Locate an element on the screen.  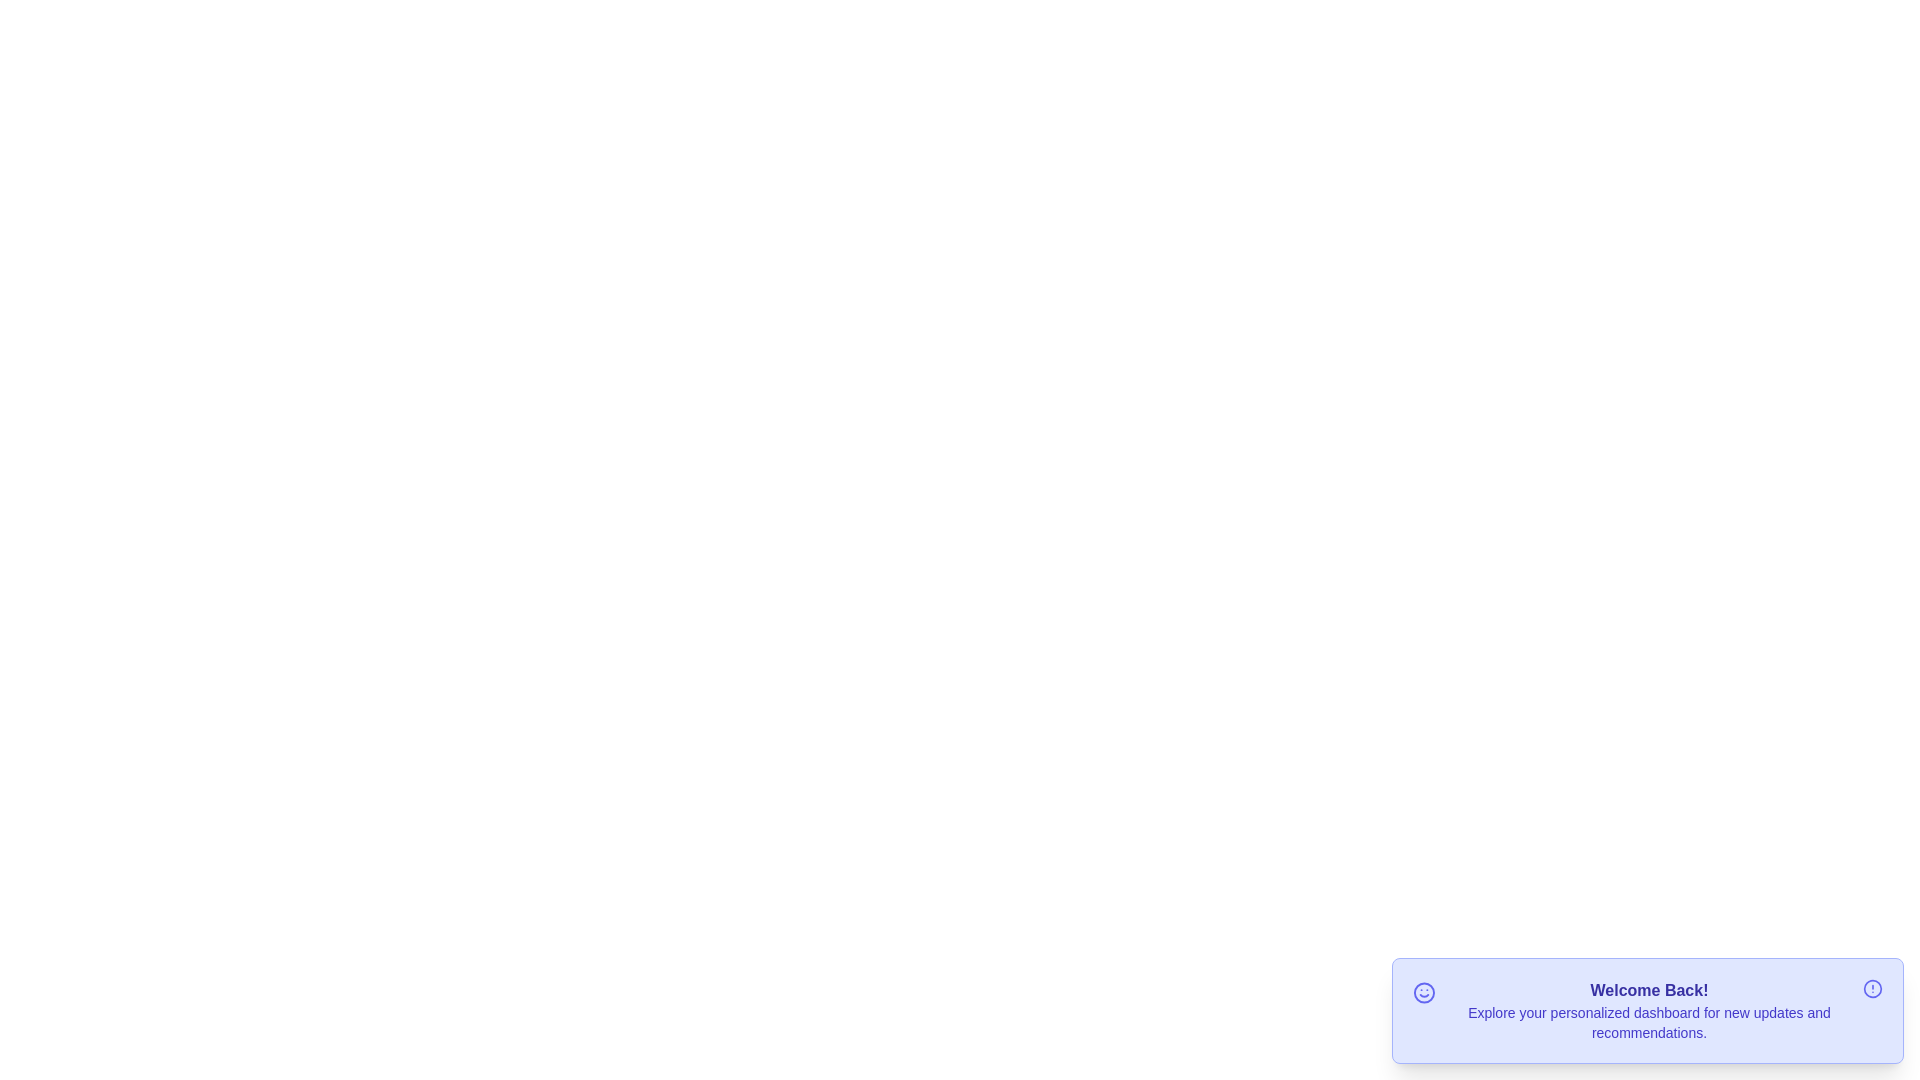
the smile icon in the notification is located at coordinates (1423, 992).